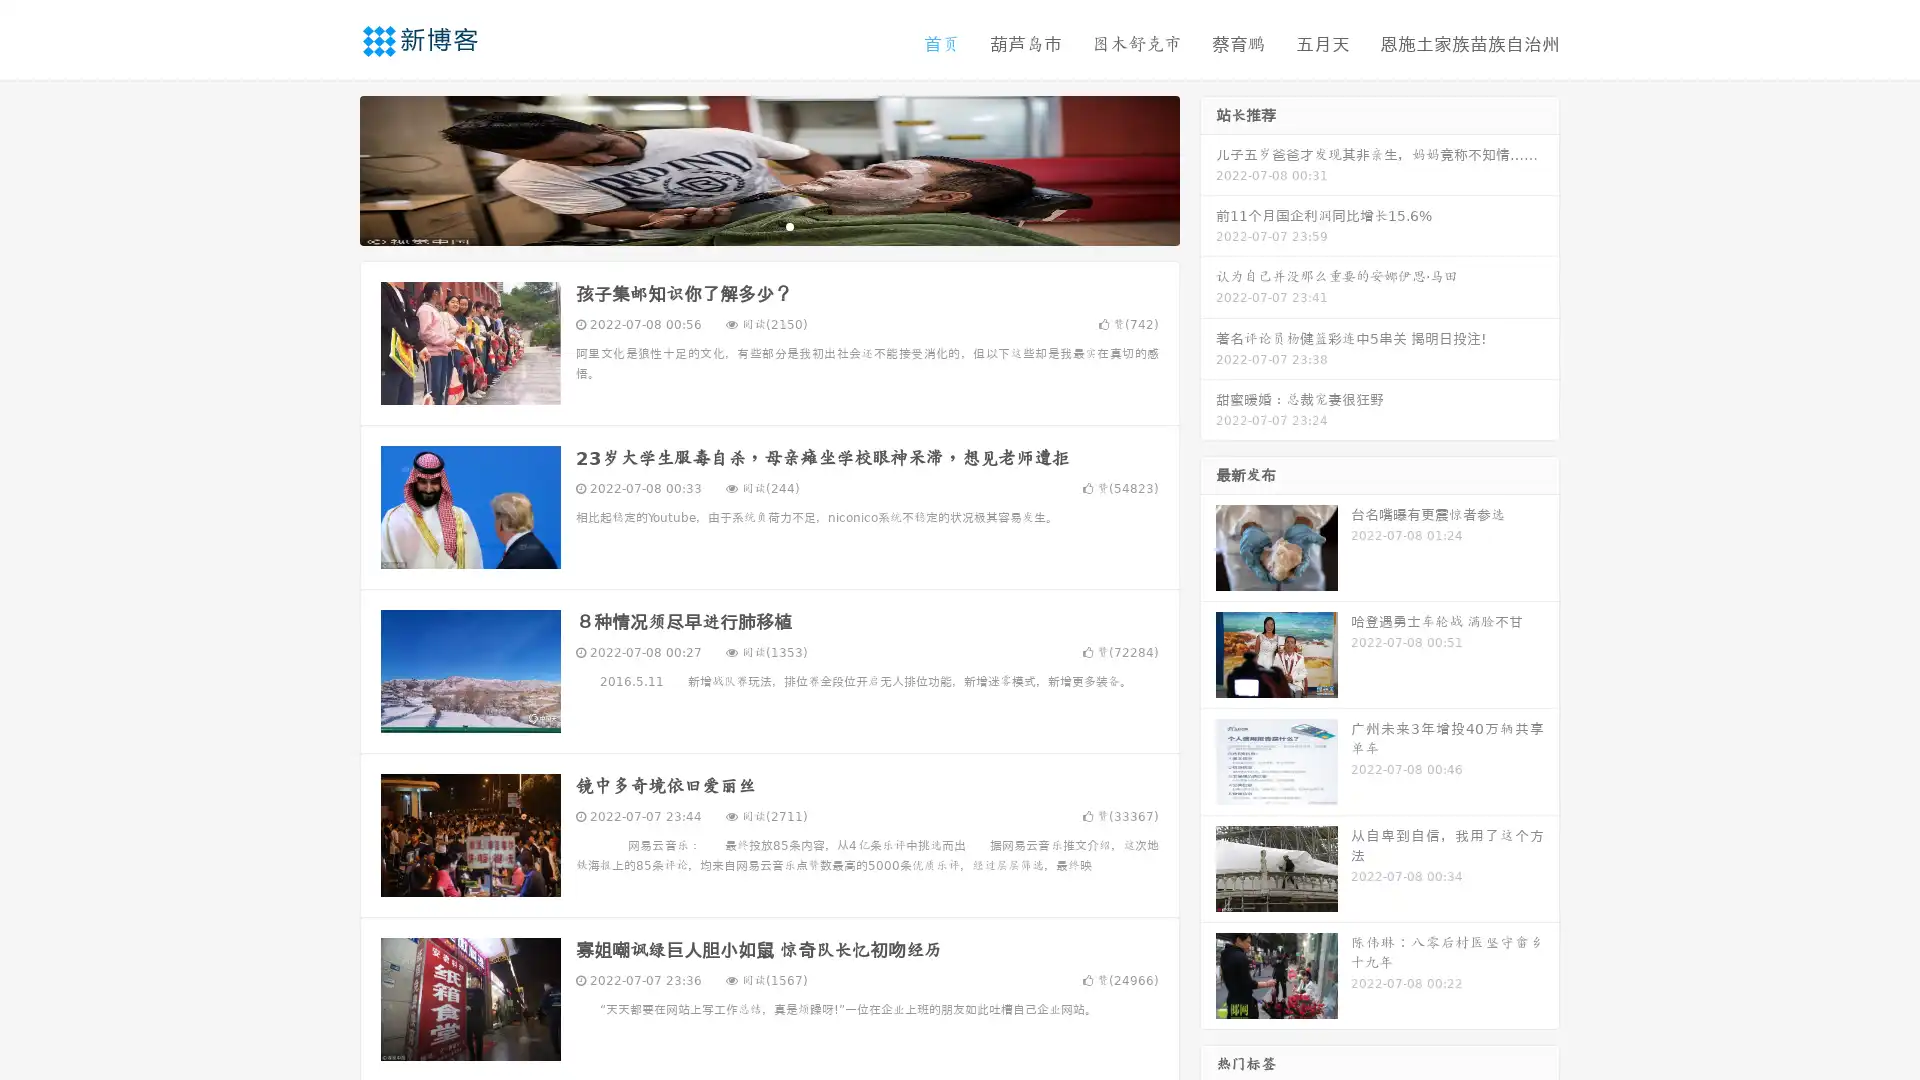 Image resolution: width=1920 pixels, height=1080 pixels. I want to click on Next slide, so click(1208, 168).